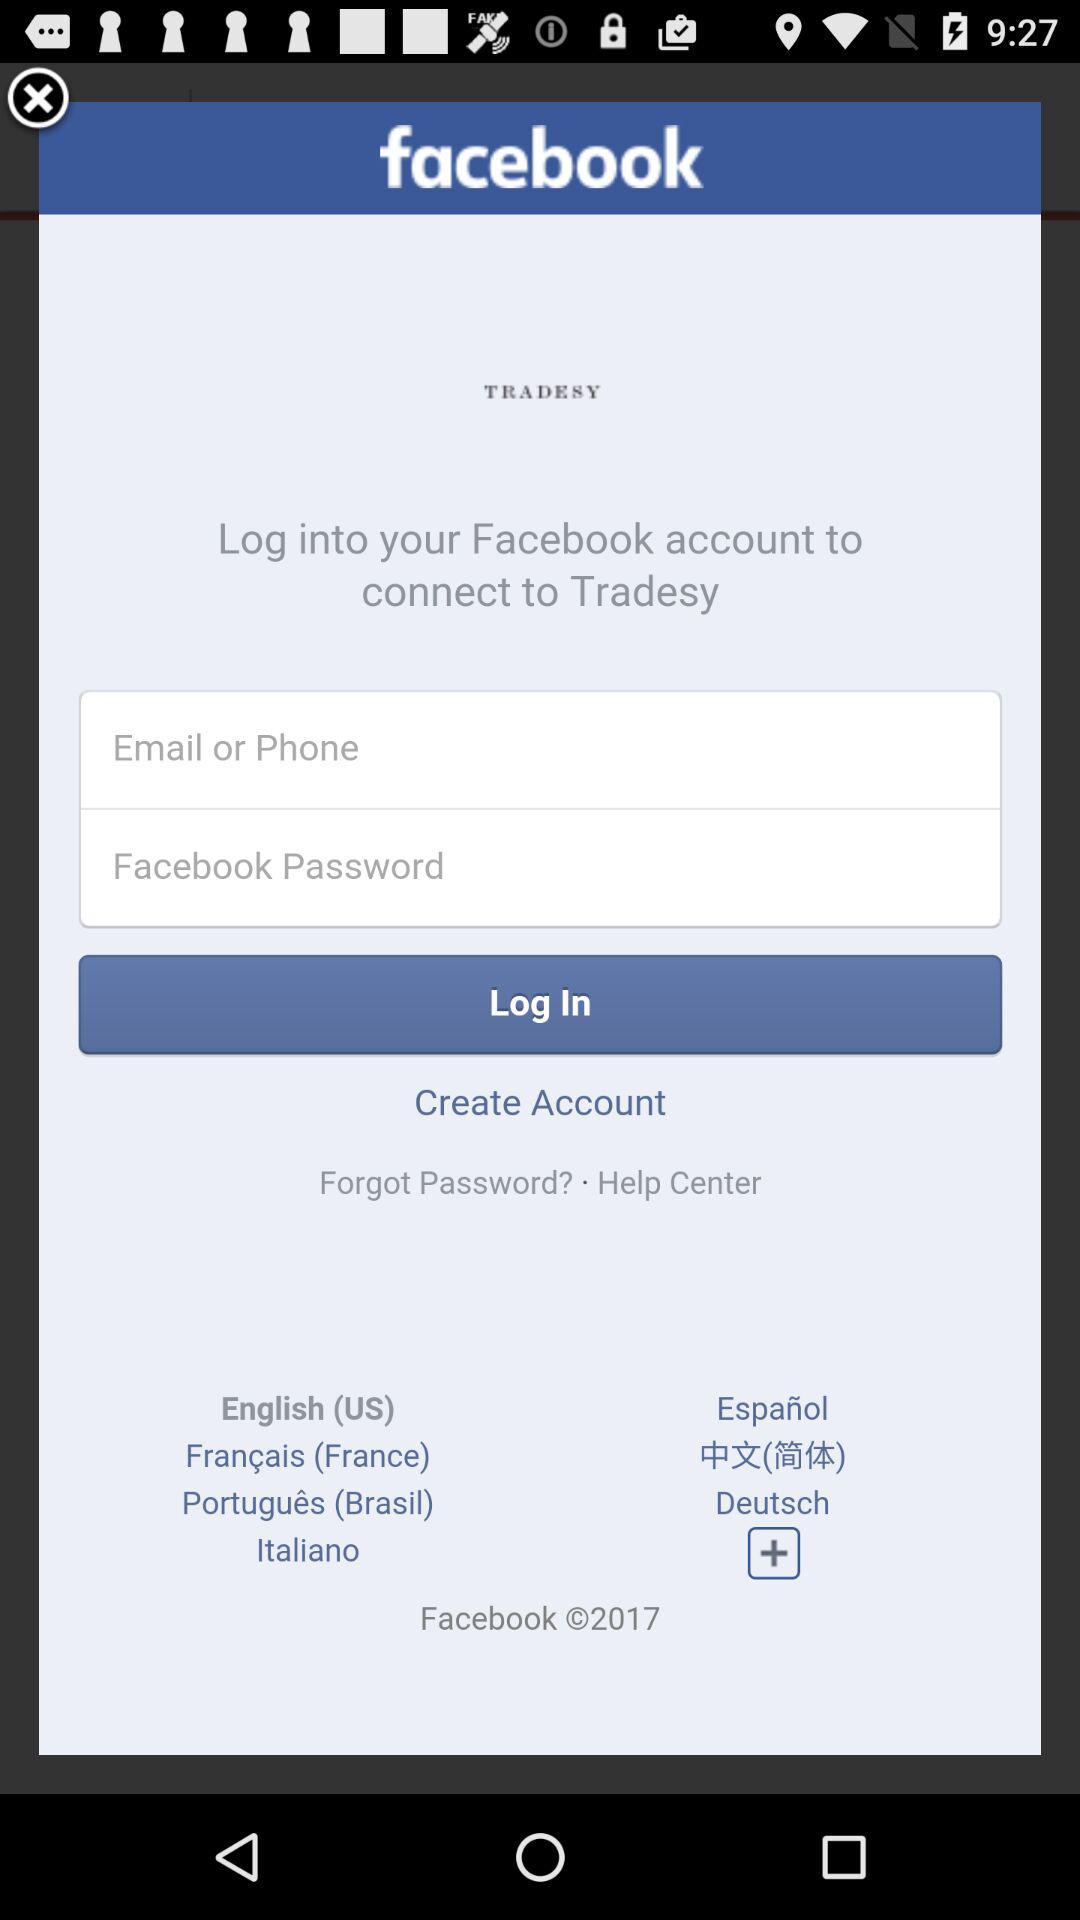  What do you see at coordinates (38, 100) in the screenshot?
I see `the button is used to close the page` at bounding box center [38, 100].